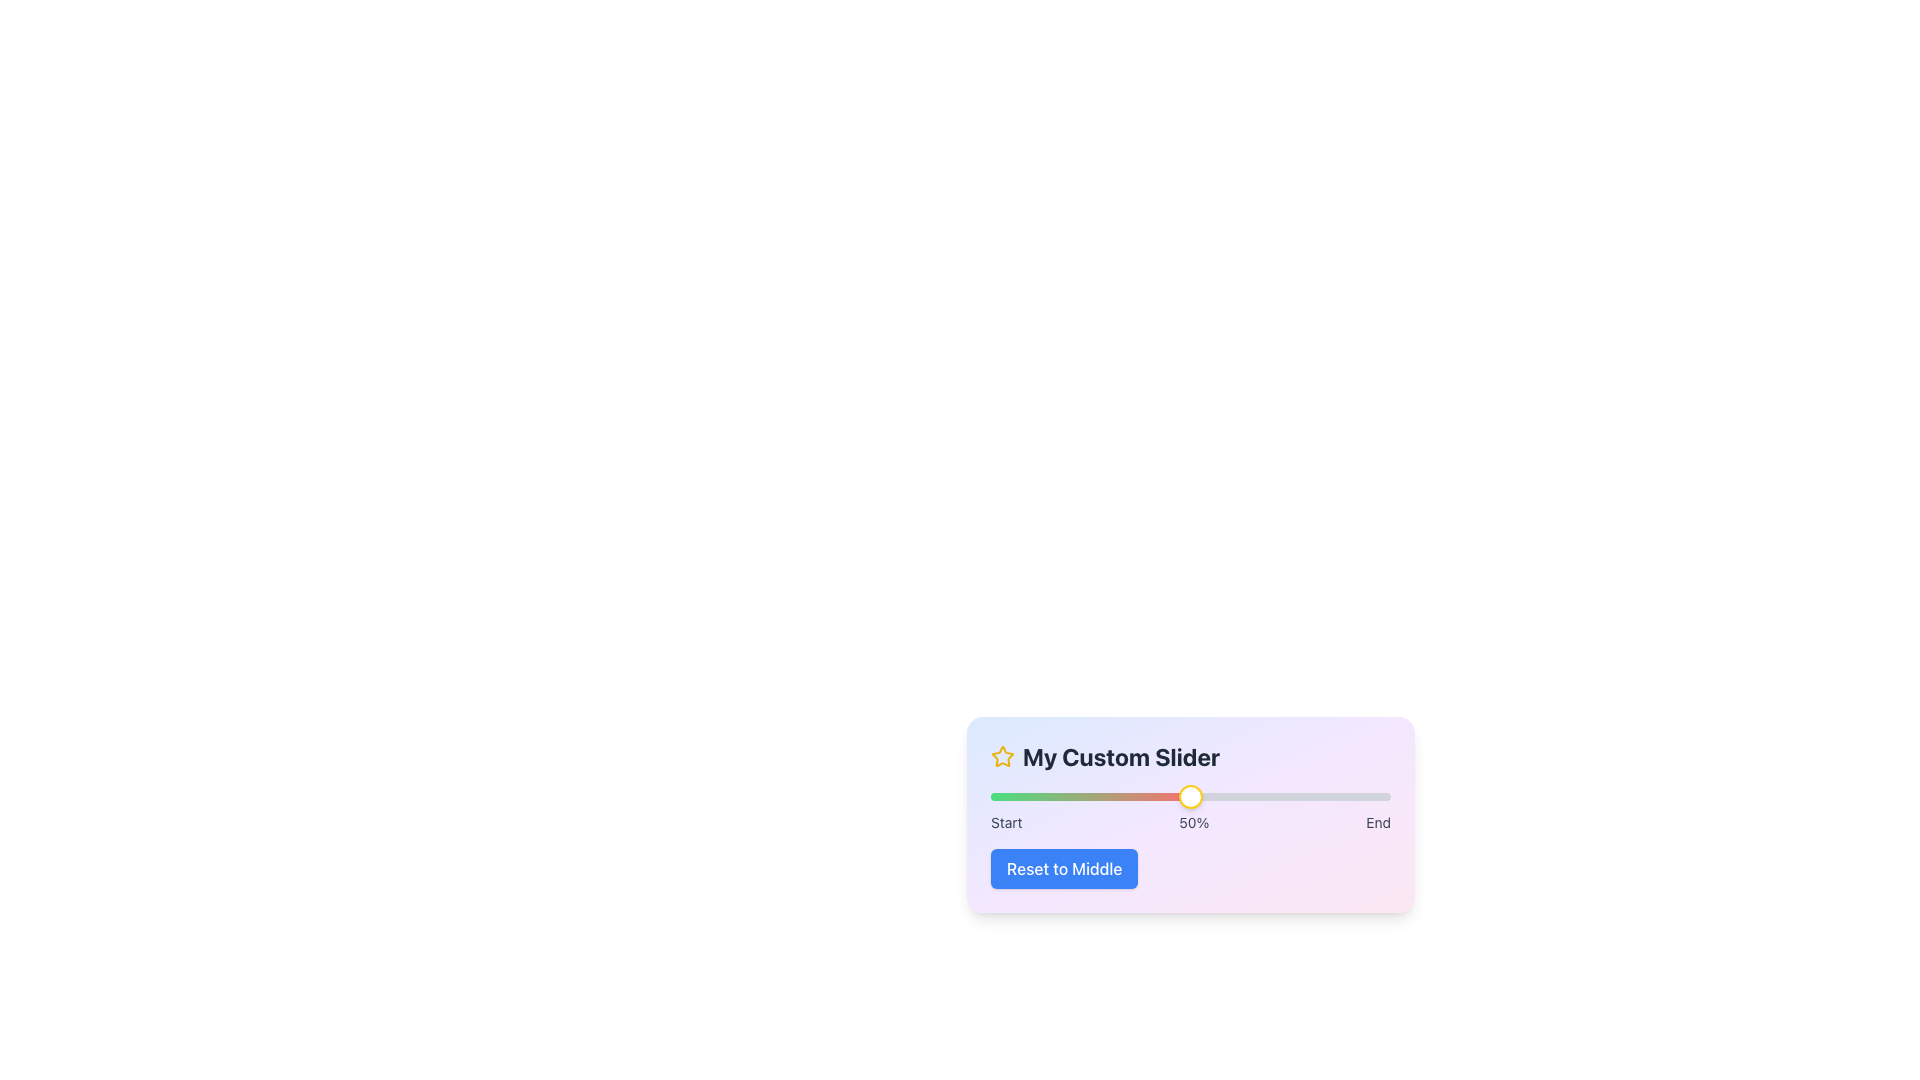 The height and width of the screenshot is (1080, 1920). Describe the element at coordinates (1190, 796) in the screenshot. I see `the Slider Knob located at the center of the slider bar, directly above the '50%' label` at that location.